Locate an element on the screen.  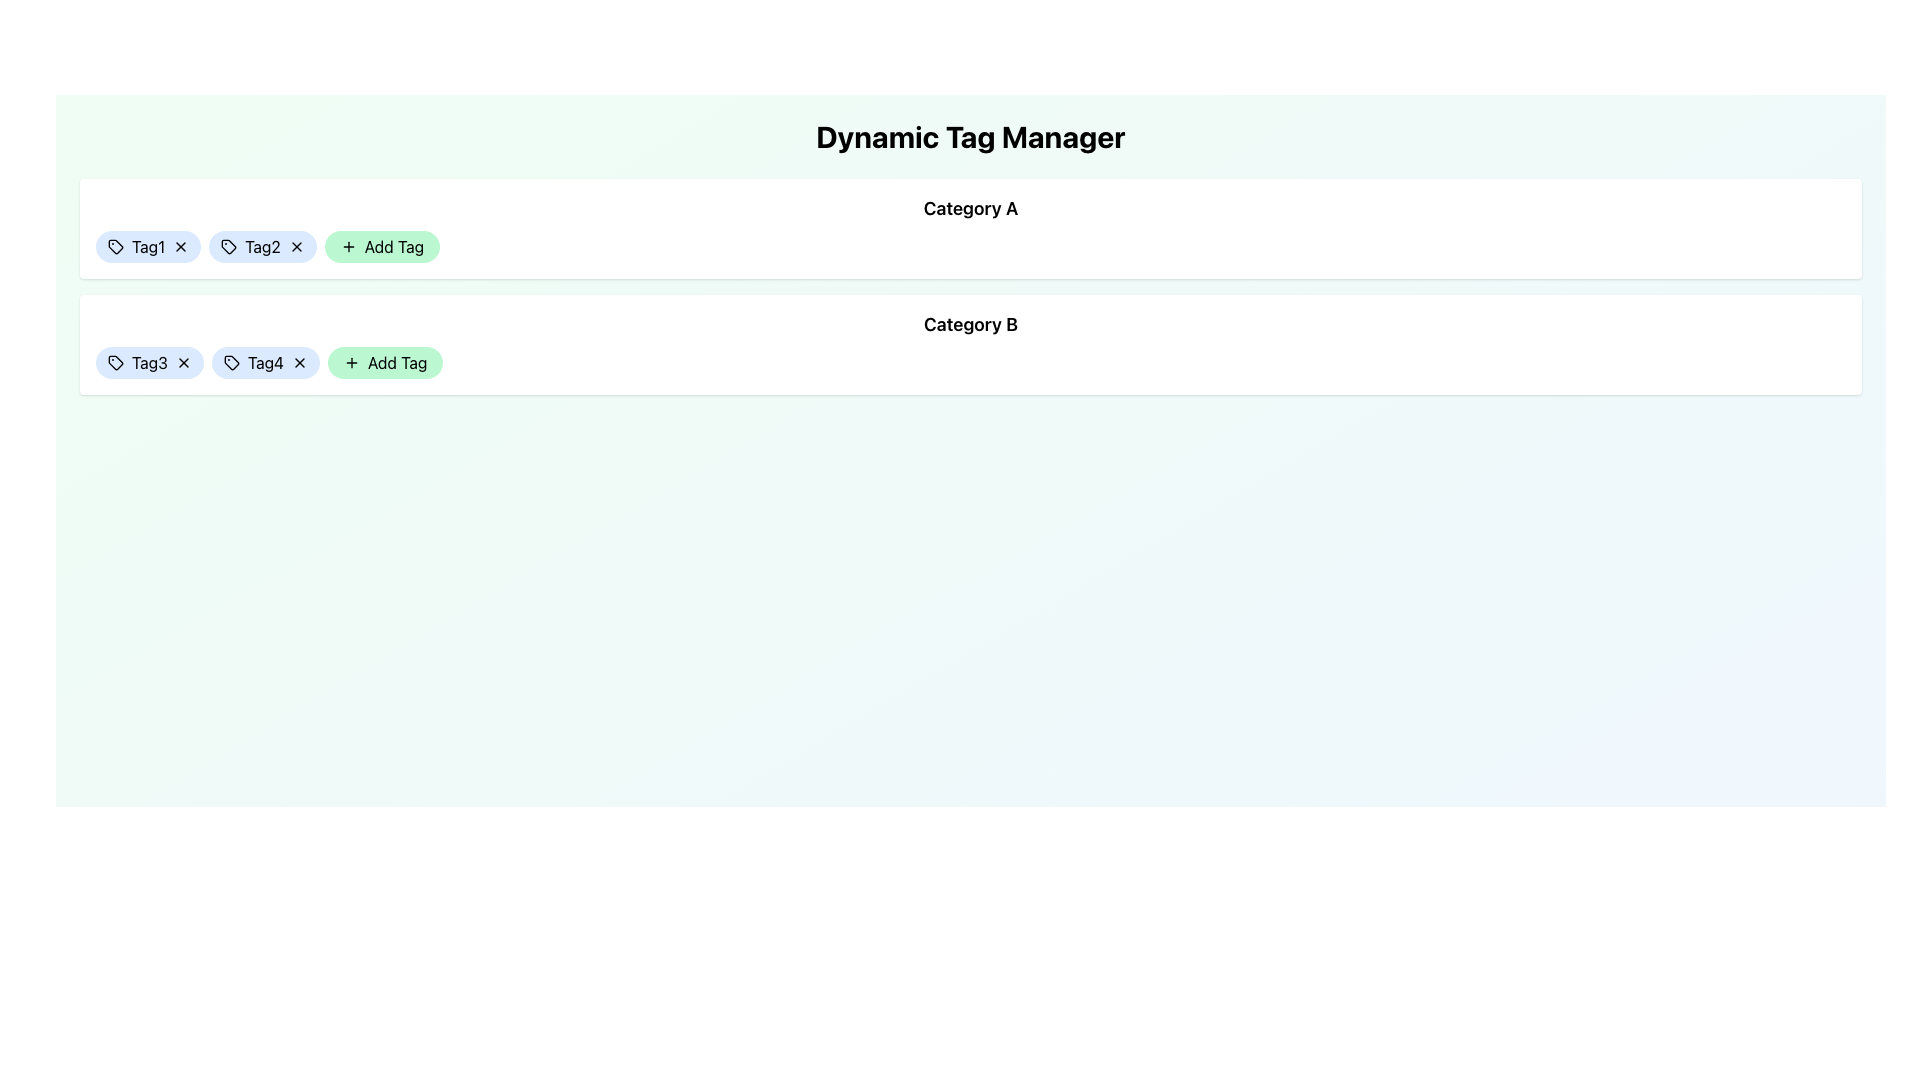
the small green plus icon located to the left of the 'Add Tag' button, which is part of the interactive tag options under 'Category B' is located at coordinates (351, 362).